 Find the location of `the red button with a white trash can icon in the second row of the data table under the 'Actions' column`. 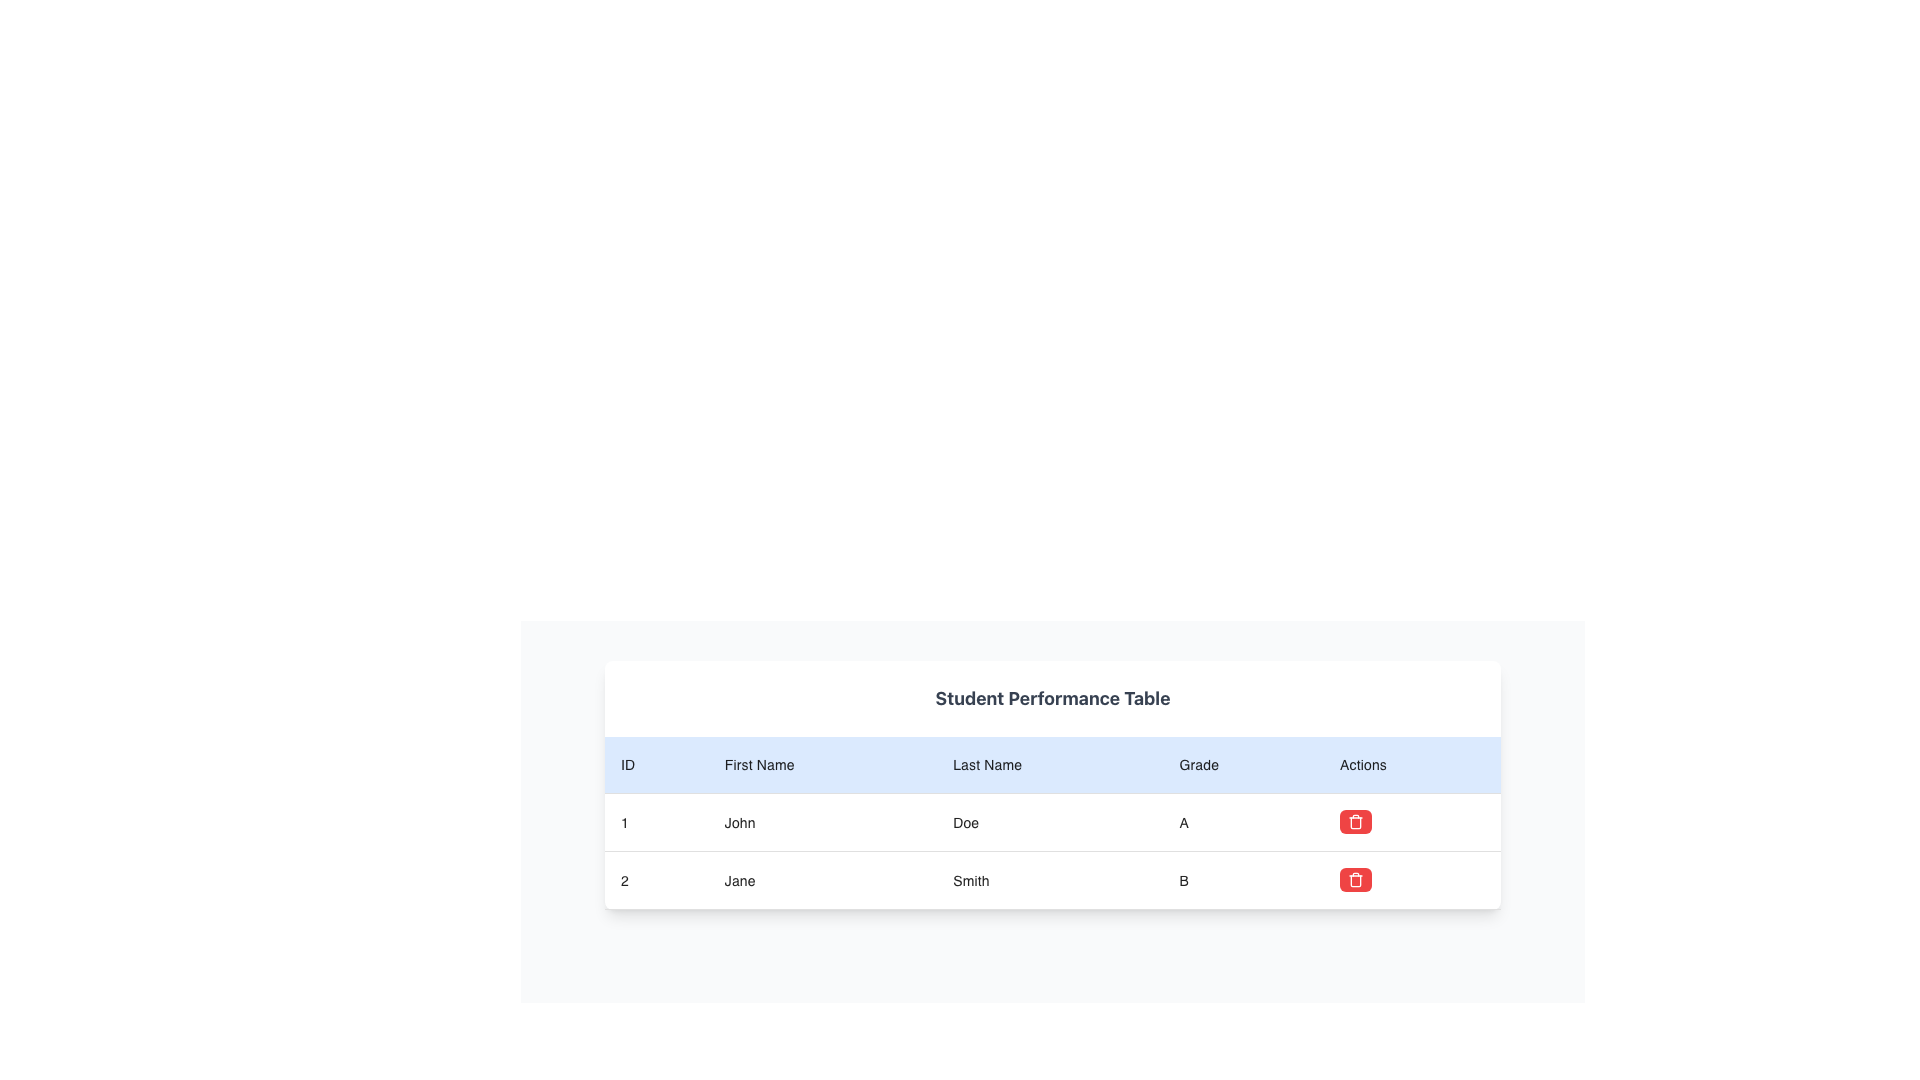

the red button with a white trash can icon in the second row of the data table under the 'Actions' column is located at coordinates (1356, 821).